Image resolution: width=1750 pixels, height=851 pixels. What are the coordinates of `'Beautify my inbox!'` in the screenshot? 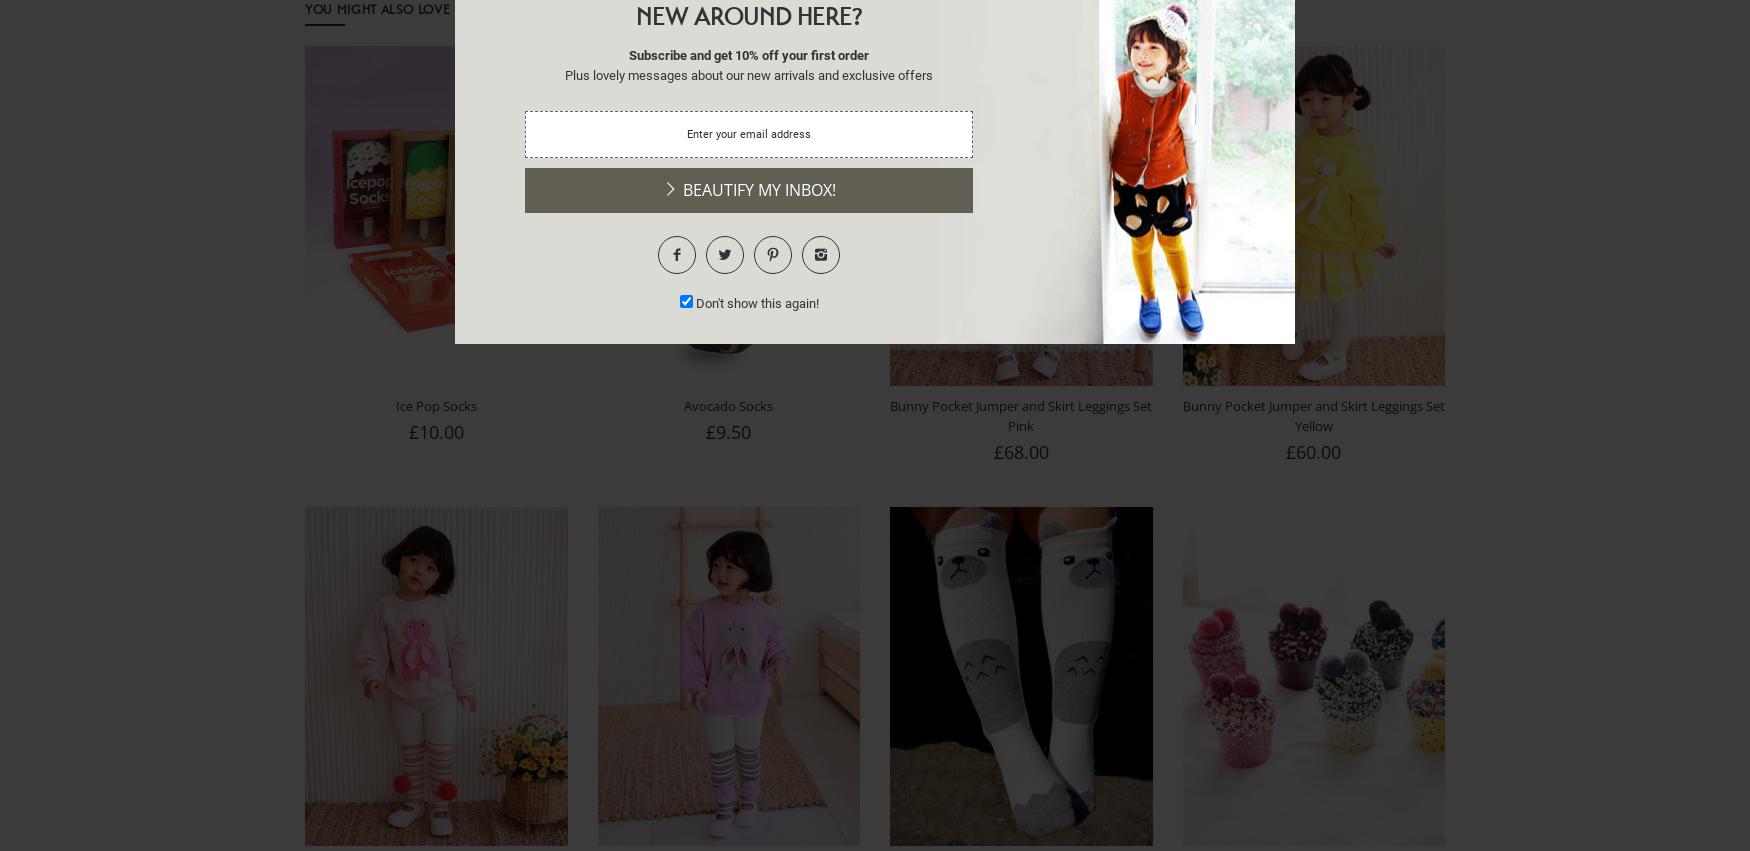 It's located at (755, 189).